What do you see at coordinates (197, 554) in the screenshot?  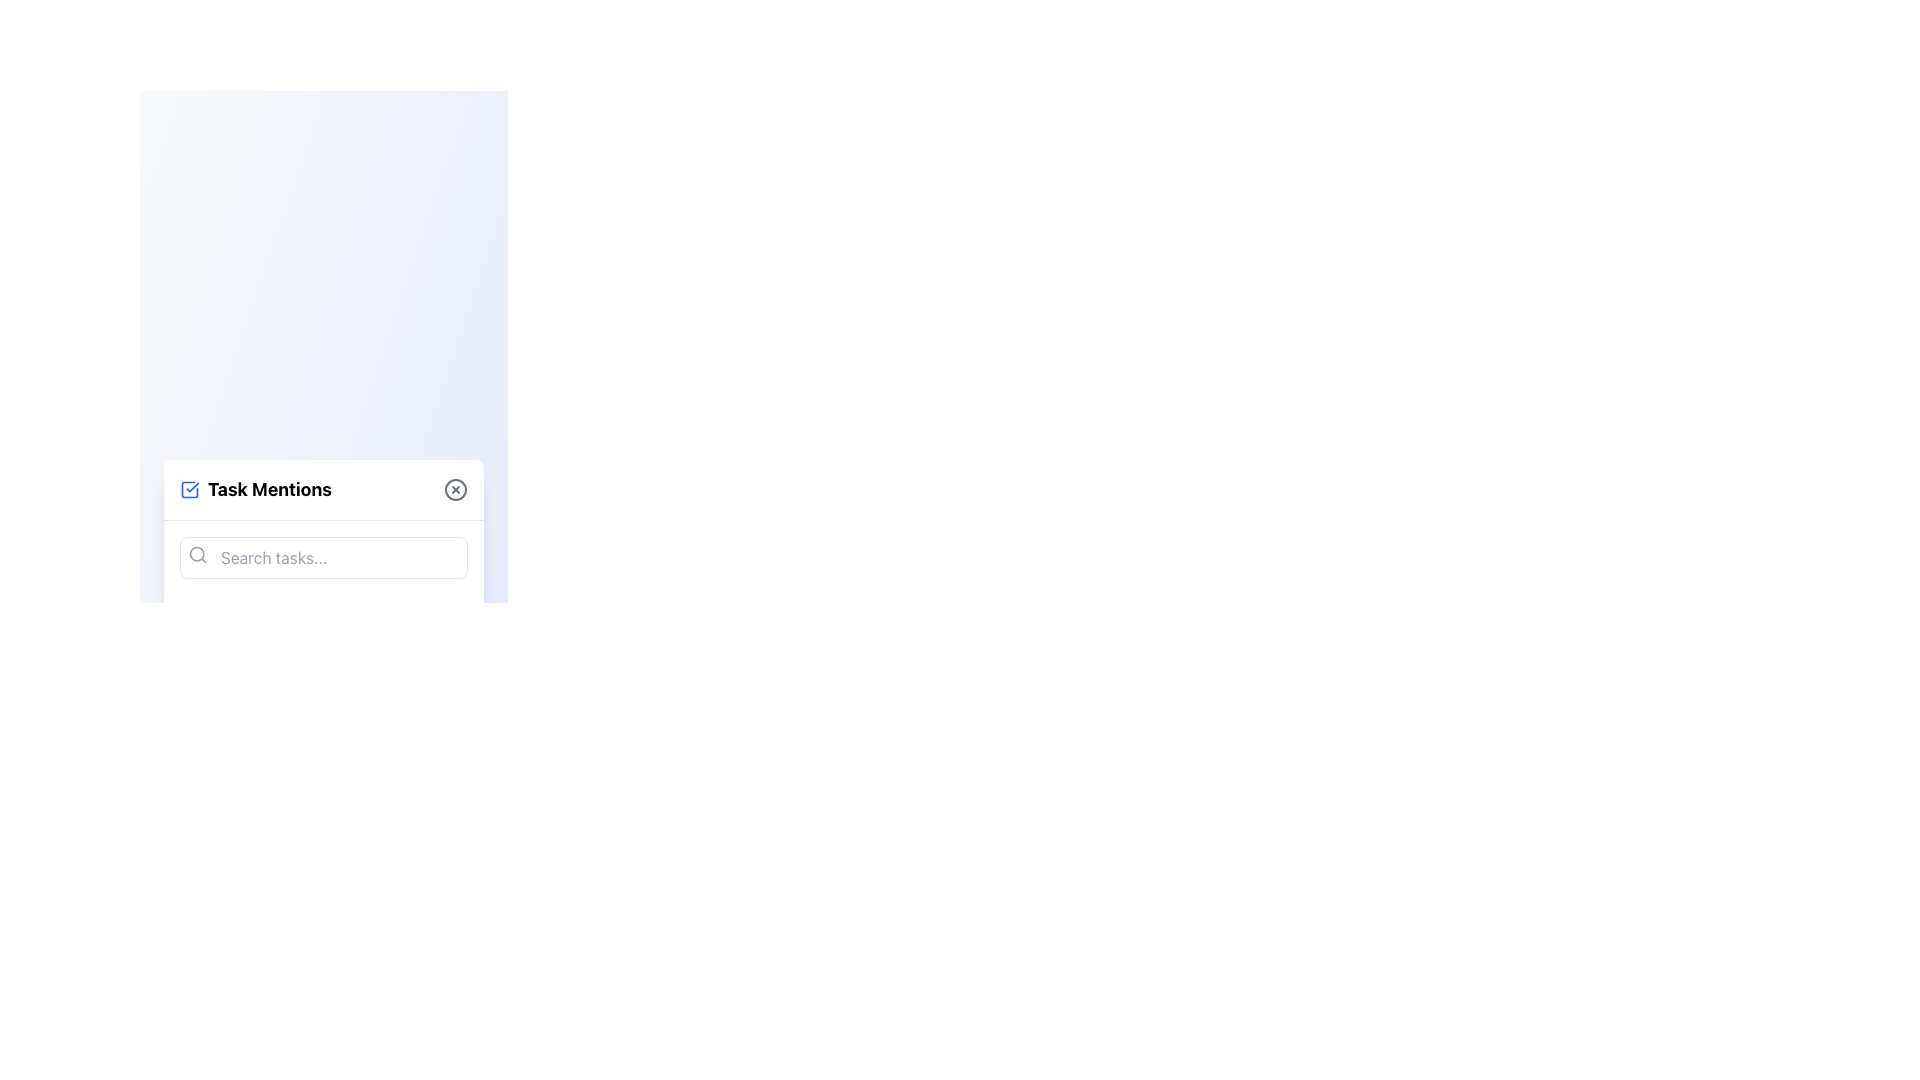 I see `the graphical search button located at the top-left corner of the search input field` at bounding box center [197, 554].